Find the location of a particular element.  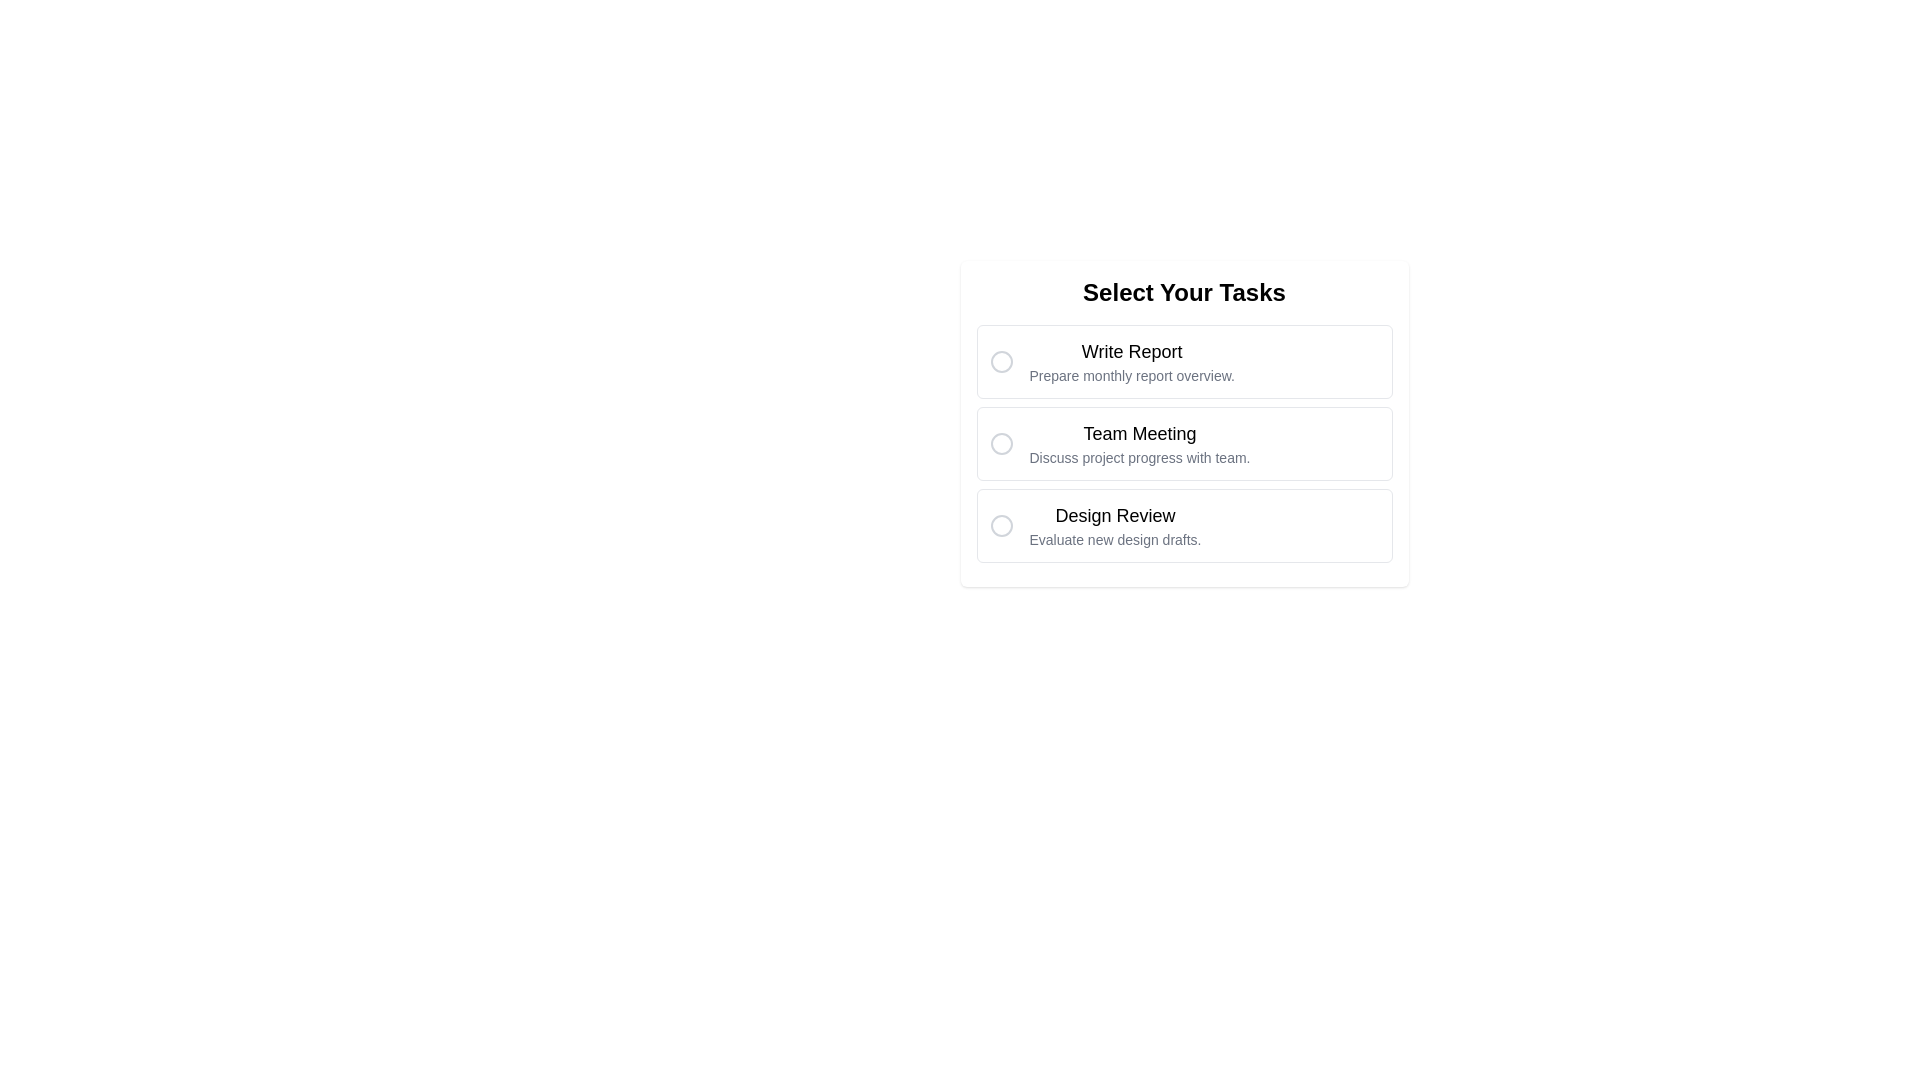

the first selectable task tile labeled 'Write Report' is located at coordinates (1184, 362).